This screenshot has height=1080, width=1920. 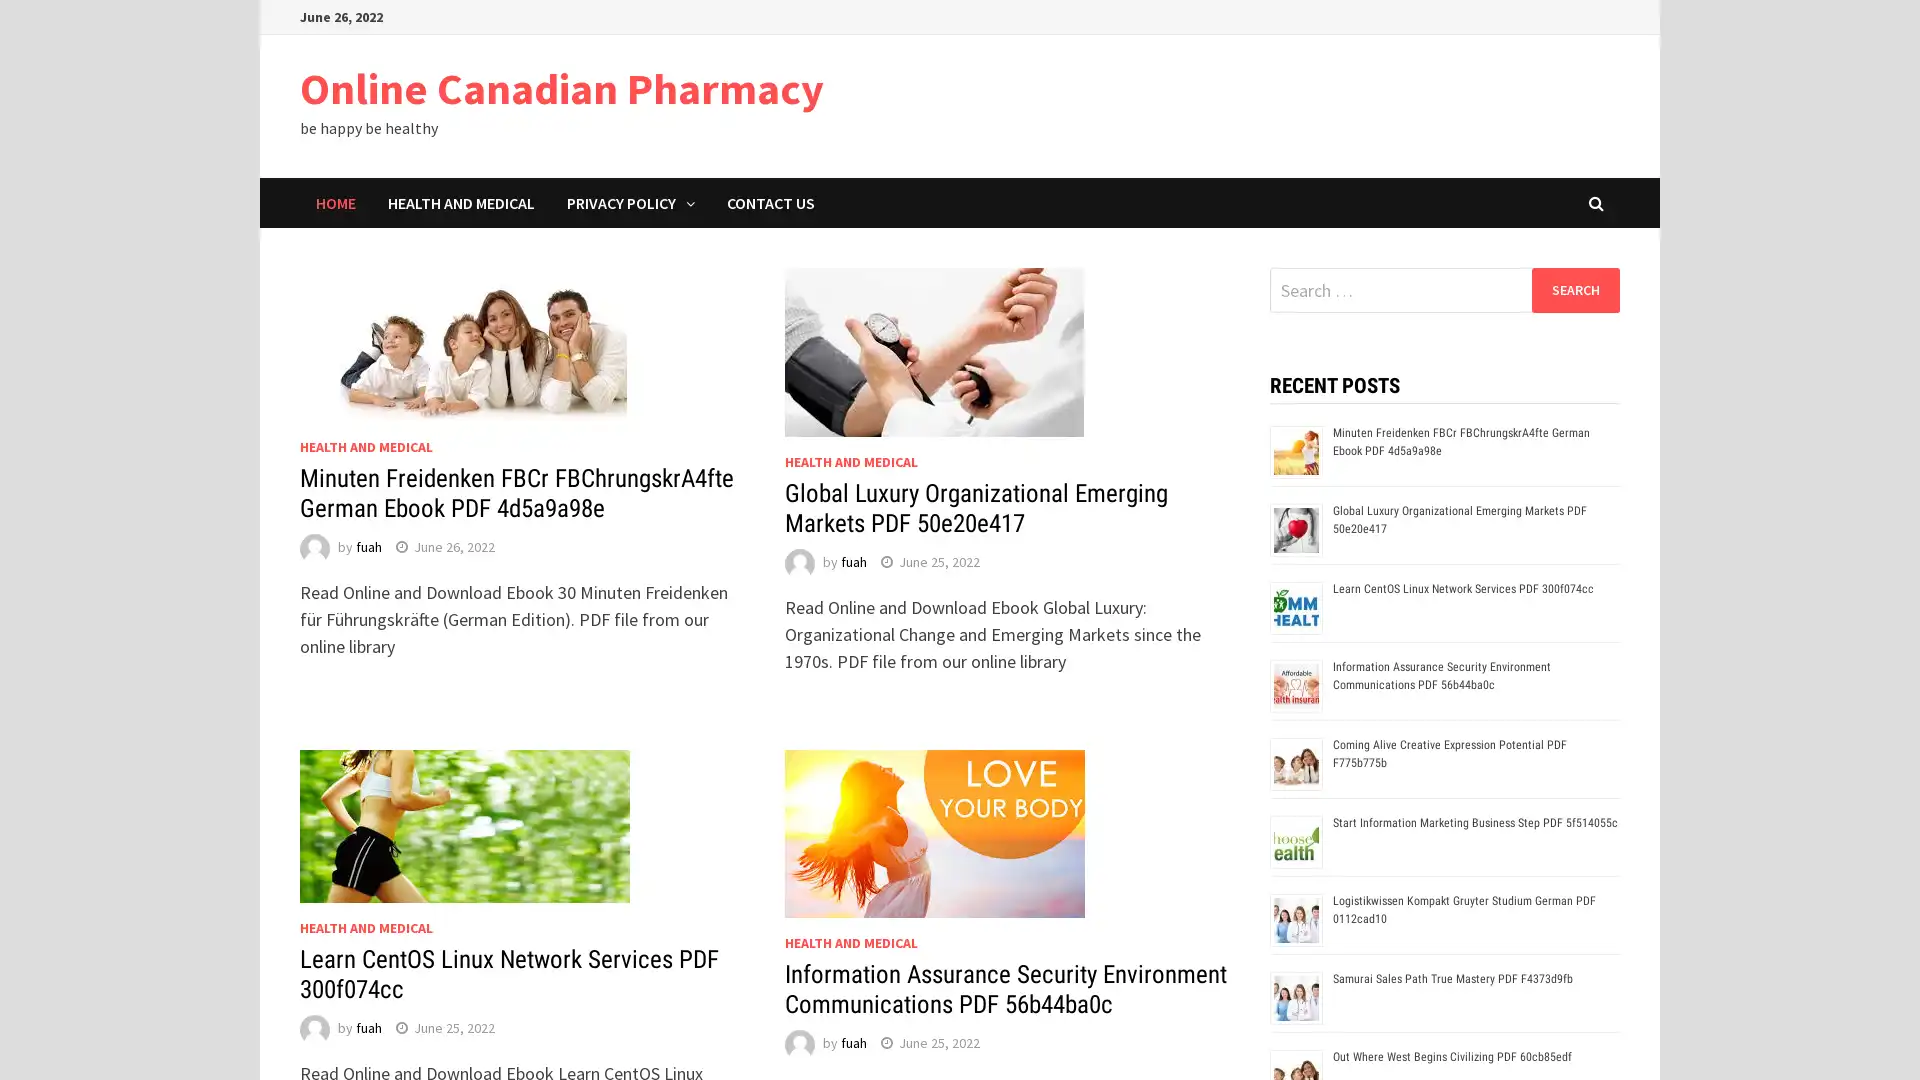 What do you see at coordinates (1574, 289) in the screenshot?
I see `Search` at bounding box center [1574, 289].